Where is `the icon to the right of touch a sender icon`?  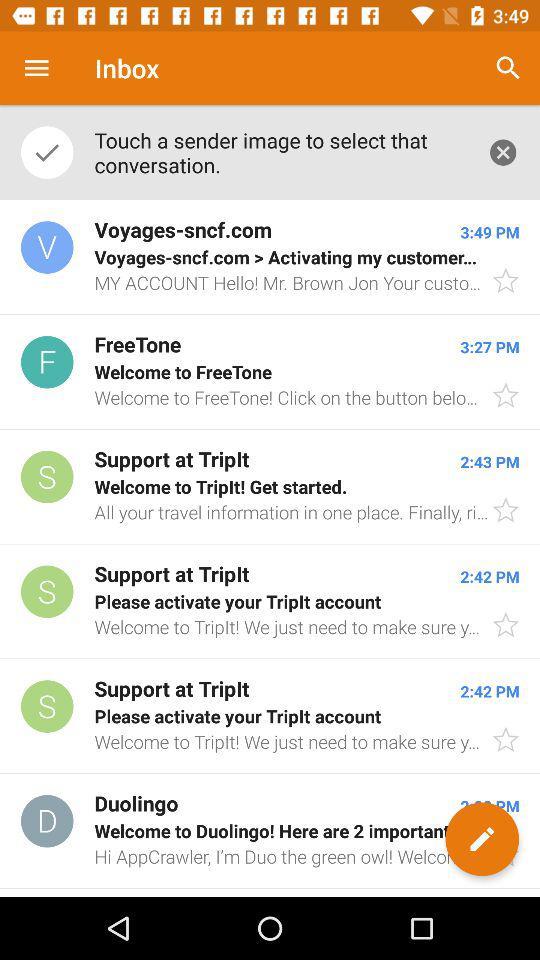
the icon to the right of touch a sender icon is located at coordinates (508, 68).